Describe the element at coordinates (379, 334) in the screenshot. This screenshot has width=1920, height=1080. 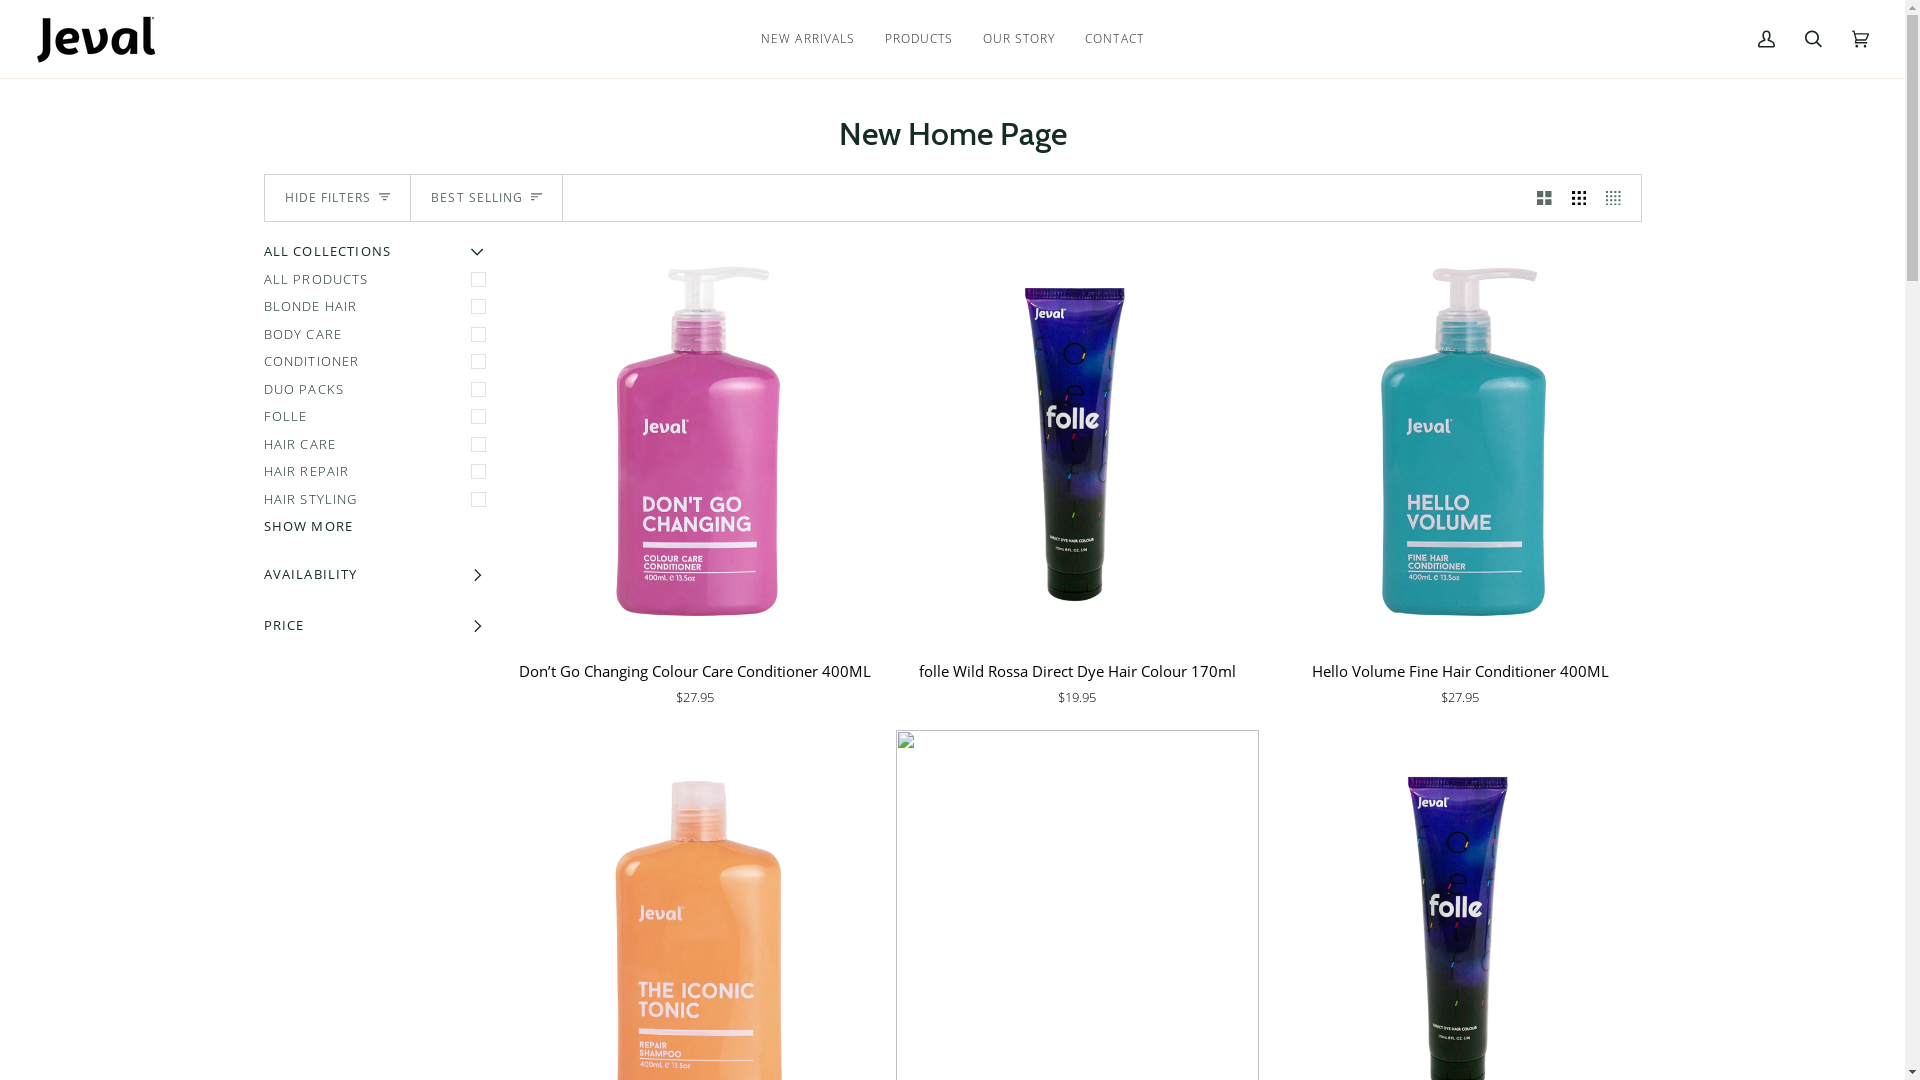
I see `'BODY CARE'` at that location.